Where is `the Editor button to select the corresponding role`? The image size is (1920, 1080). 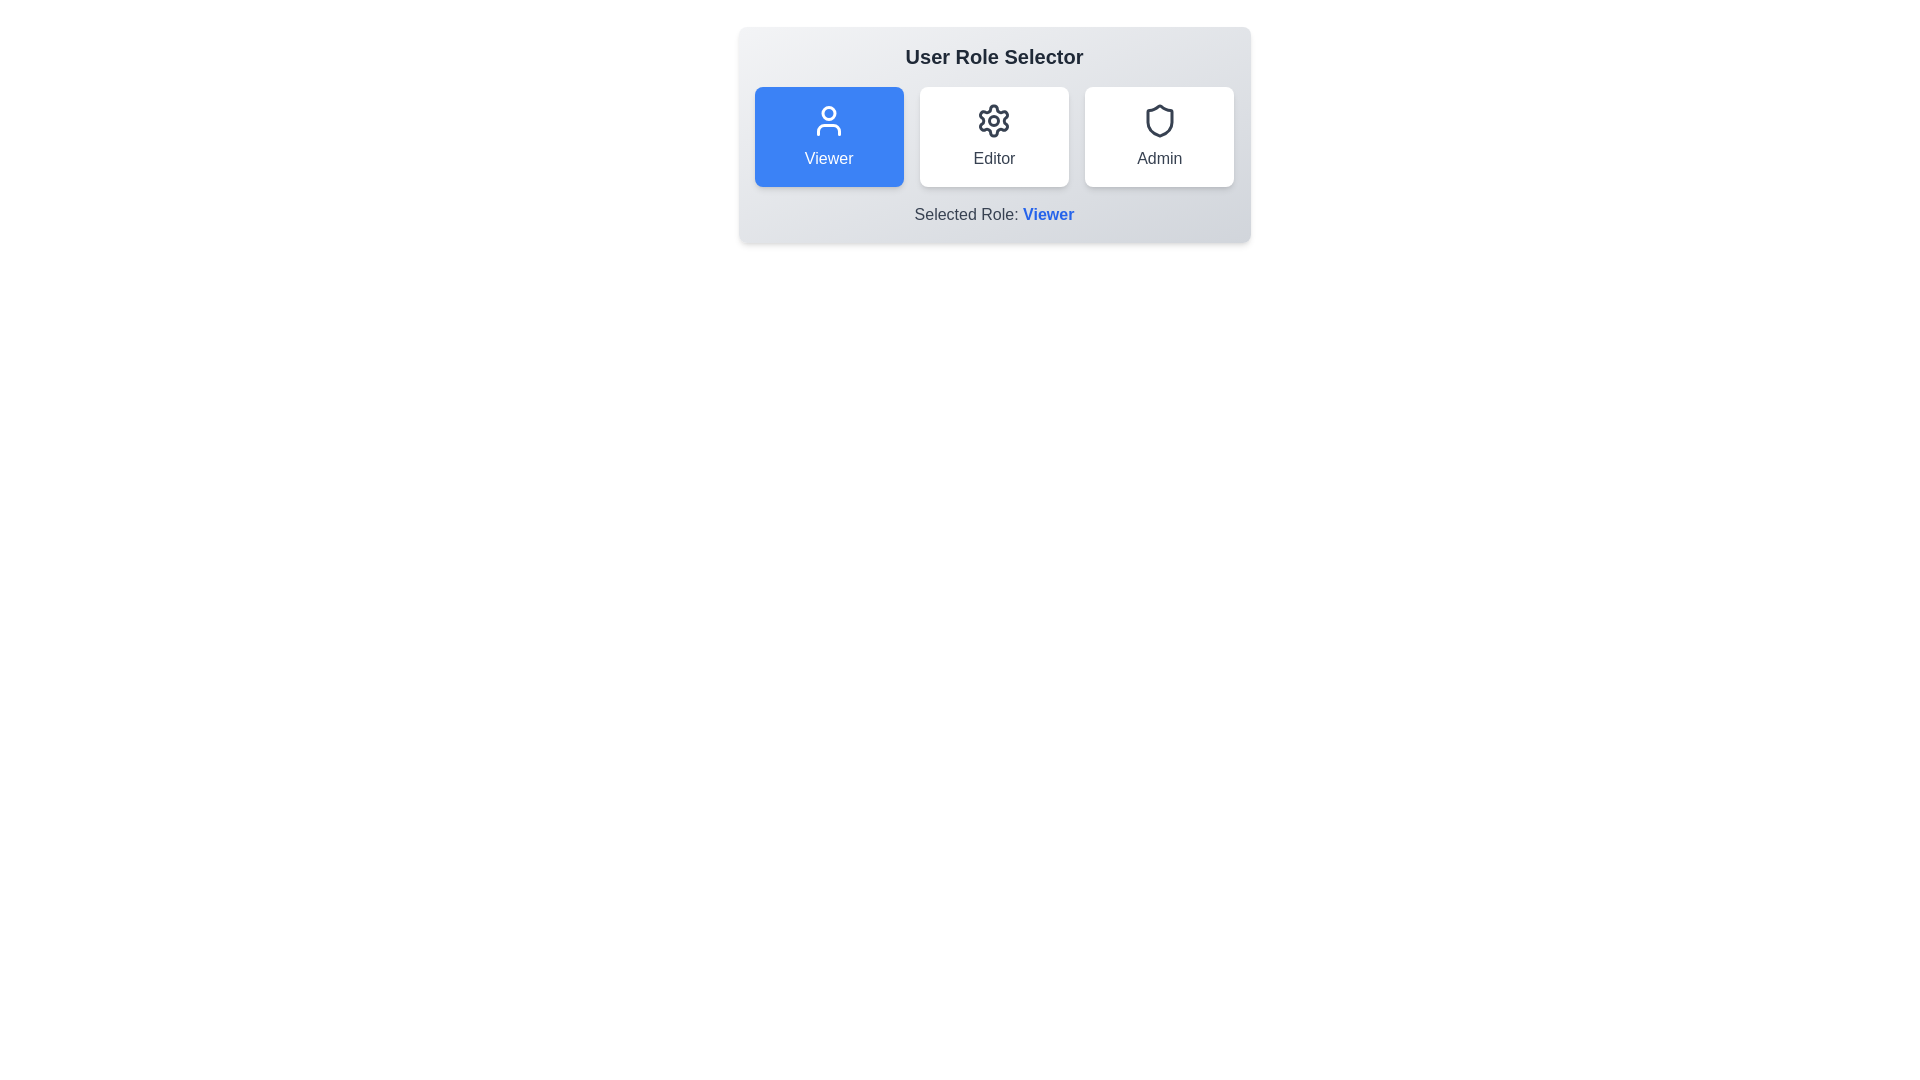 the Editor button to select the corresponding role is located at coordinates (993, 136).